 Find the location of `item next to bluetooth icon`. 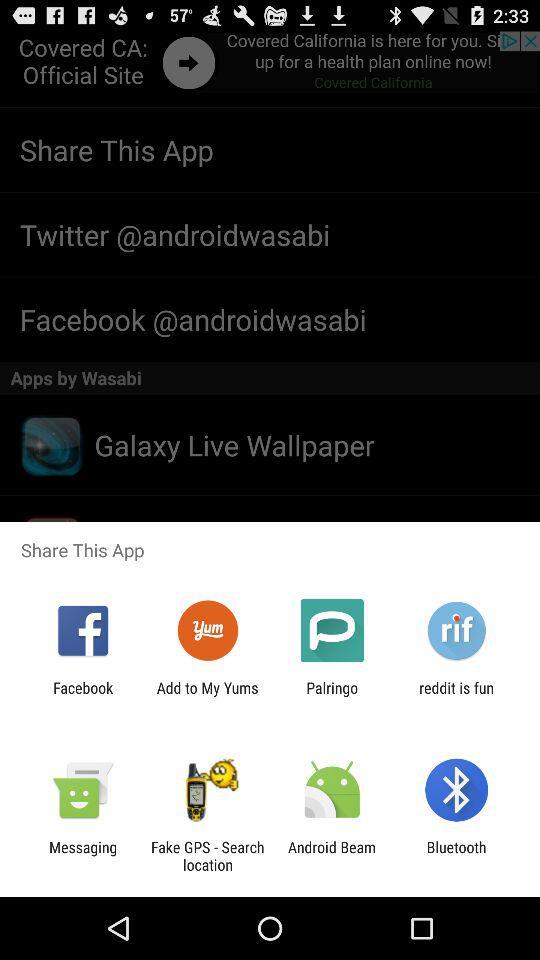

item next to bluetooth icon is located at coordinates (332, 855).